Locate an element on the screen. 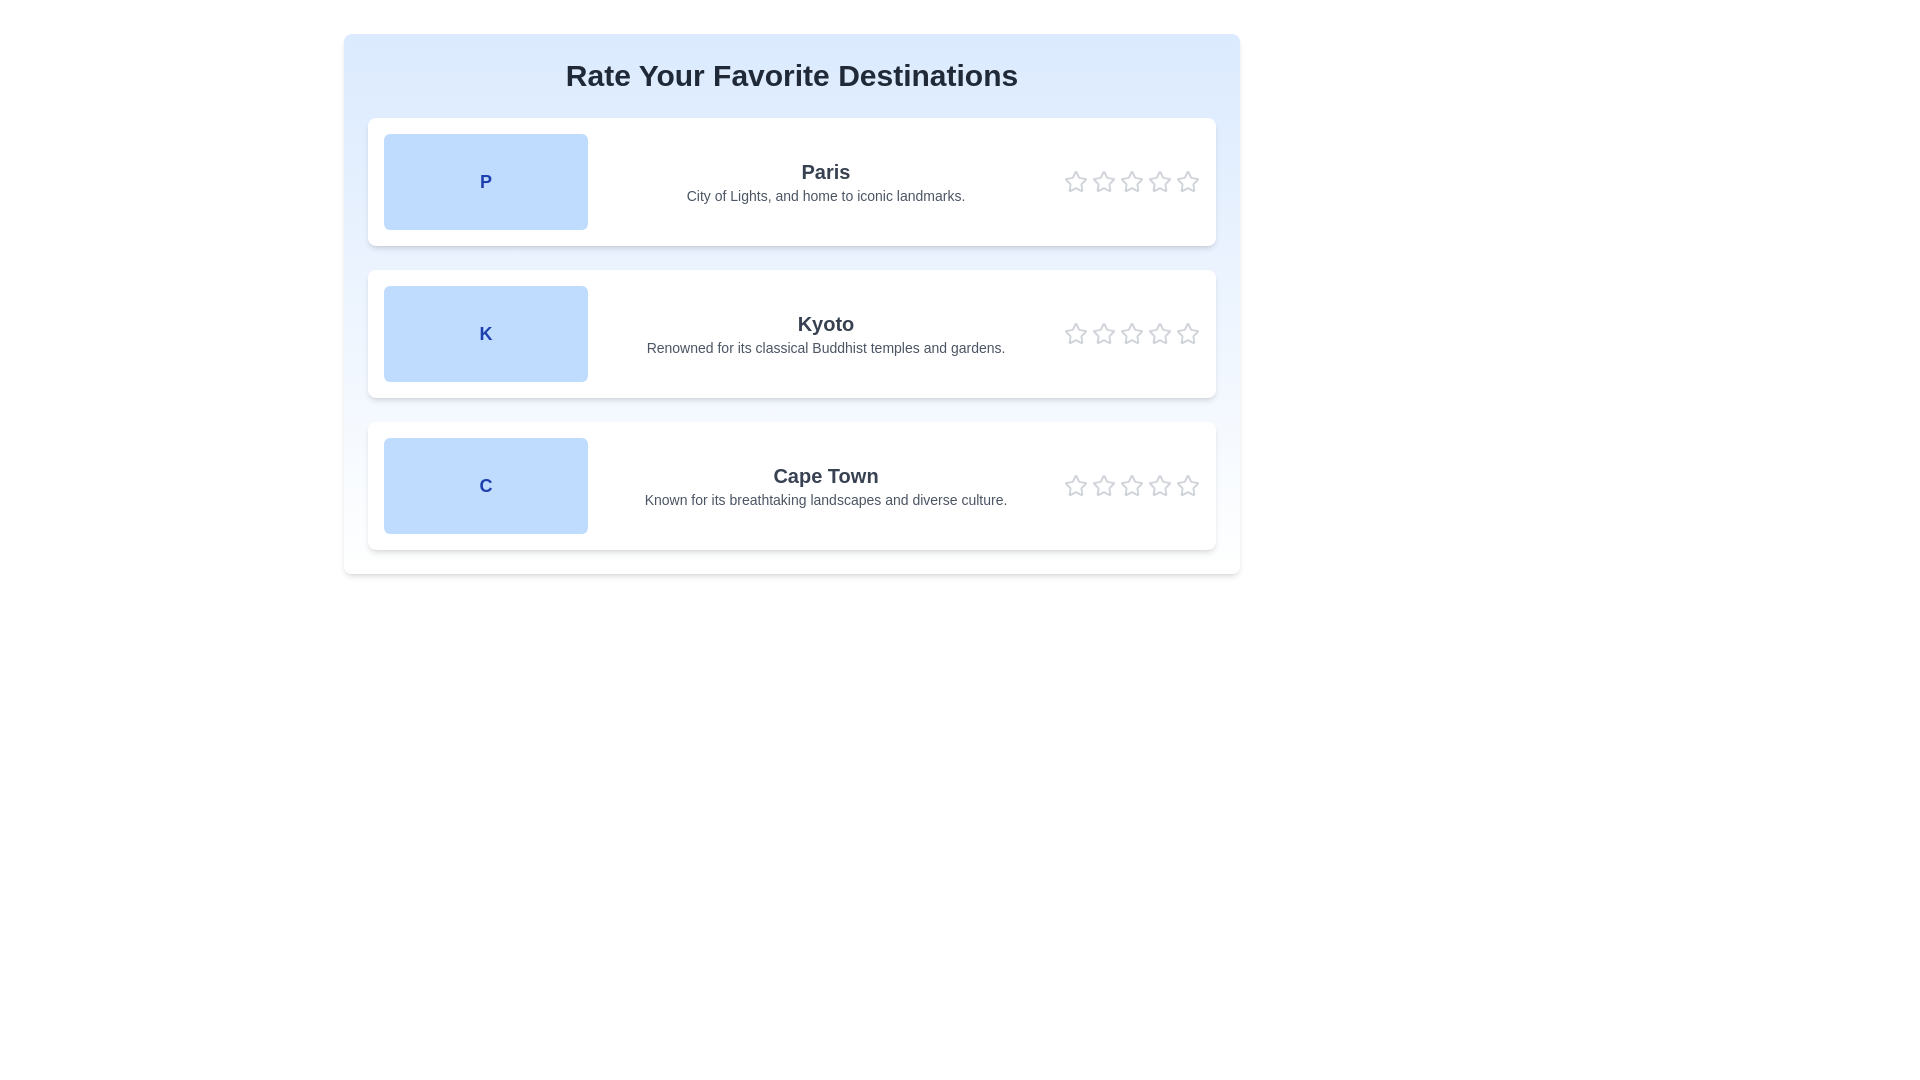 The image size is (1920, 1080). the fourth star icon in the six-star rating system is located at coordinates (1132, 333).